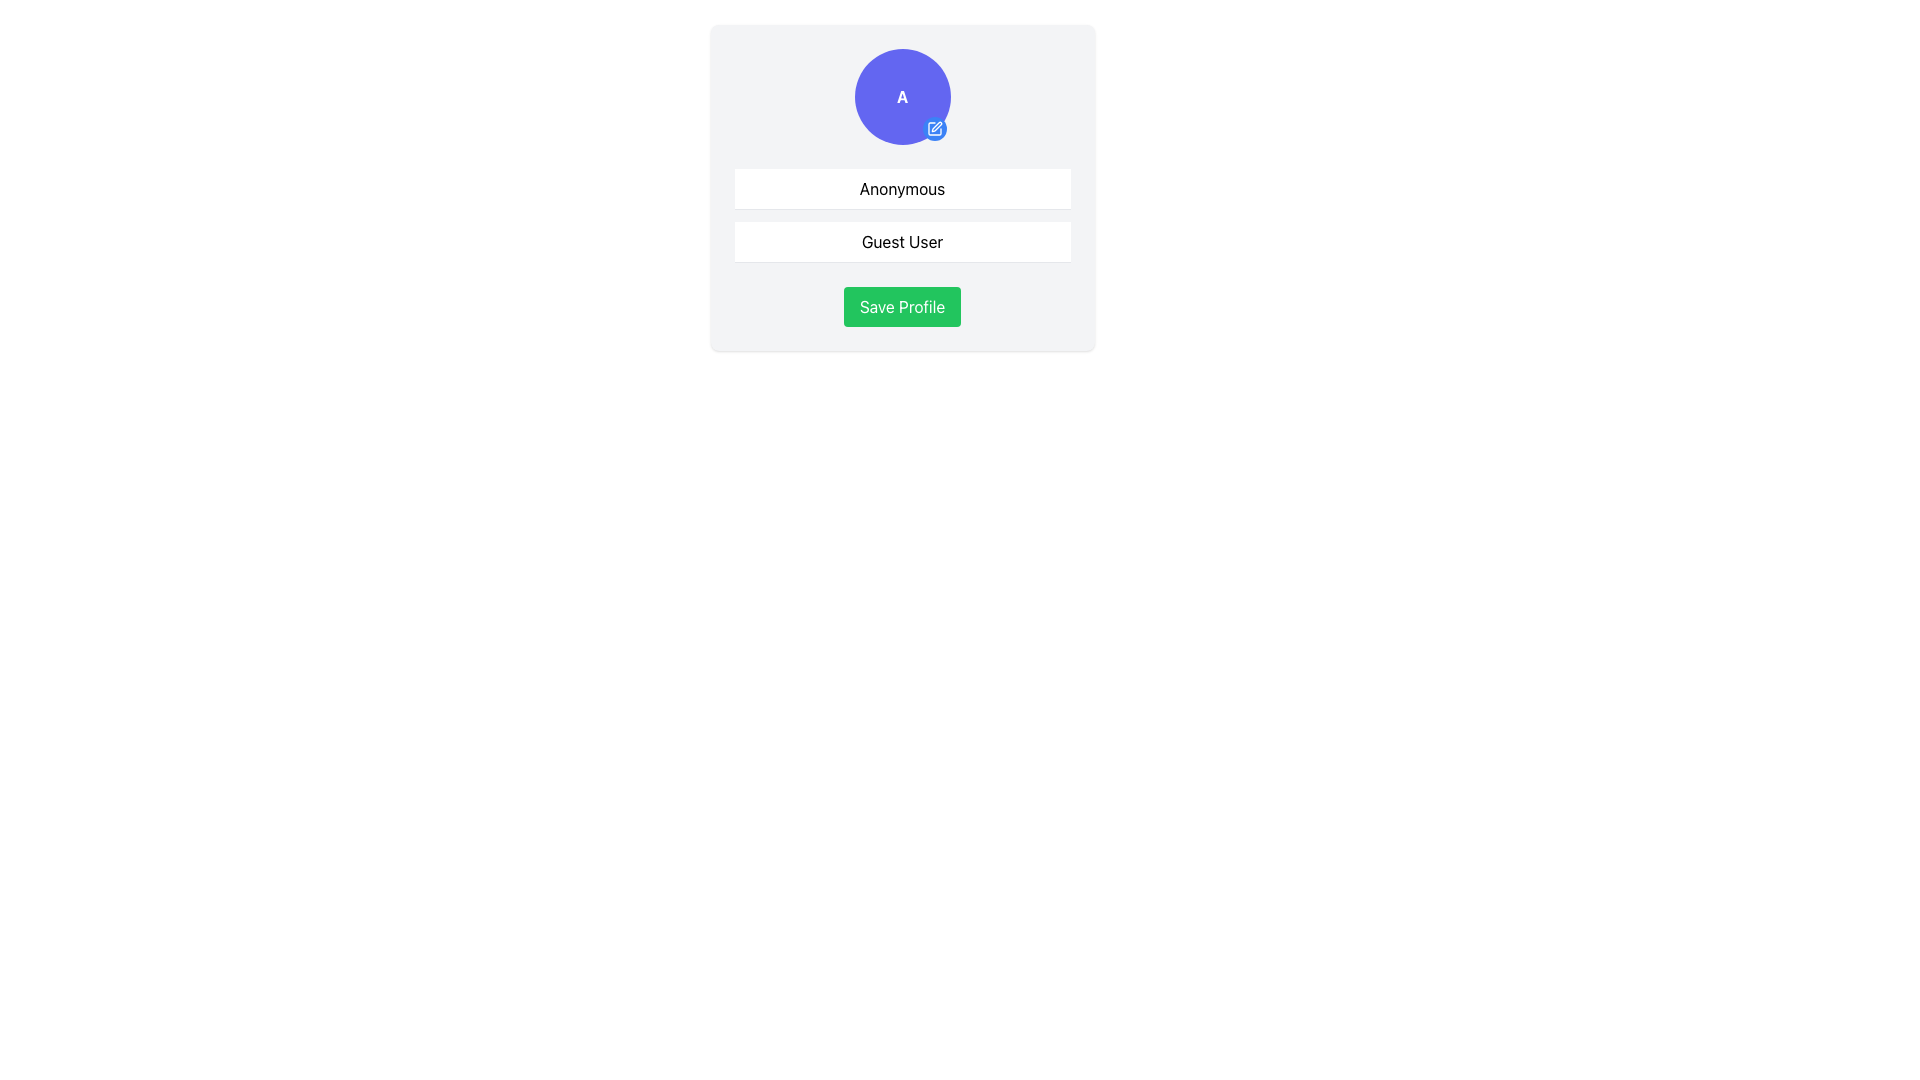 This screenshot has width=1920, height=1080. I want to click on the pen-shaped icon for editing located at the top-right side of the purple circle containing an 'A', so click(935, 127).